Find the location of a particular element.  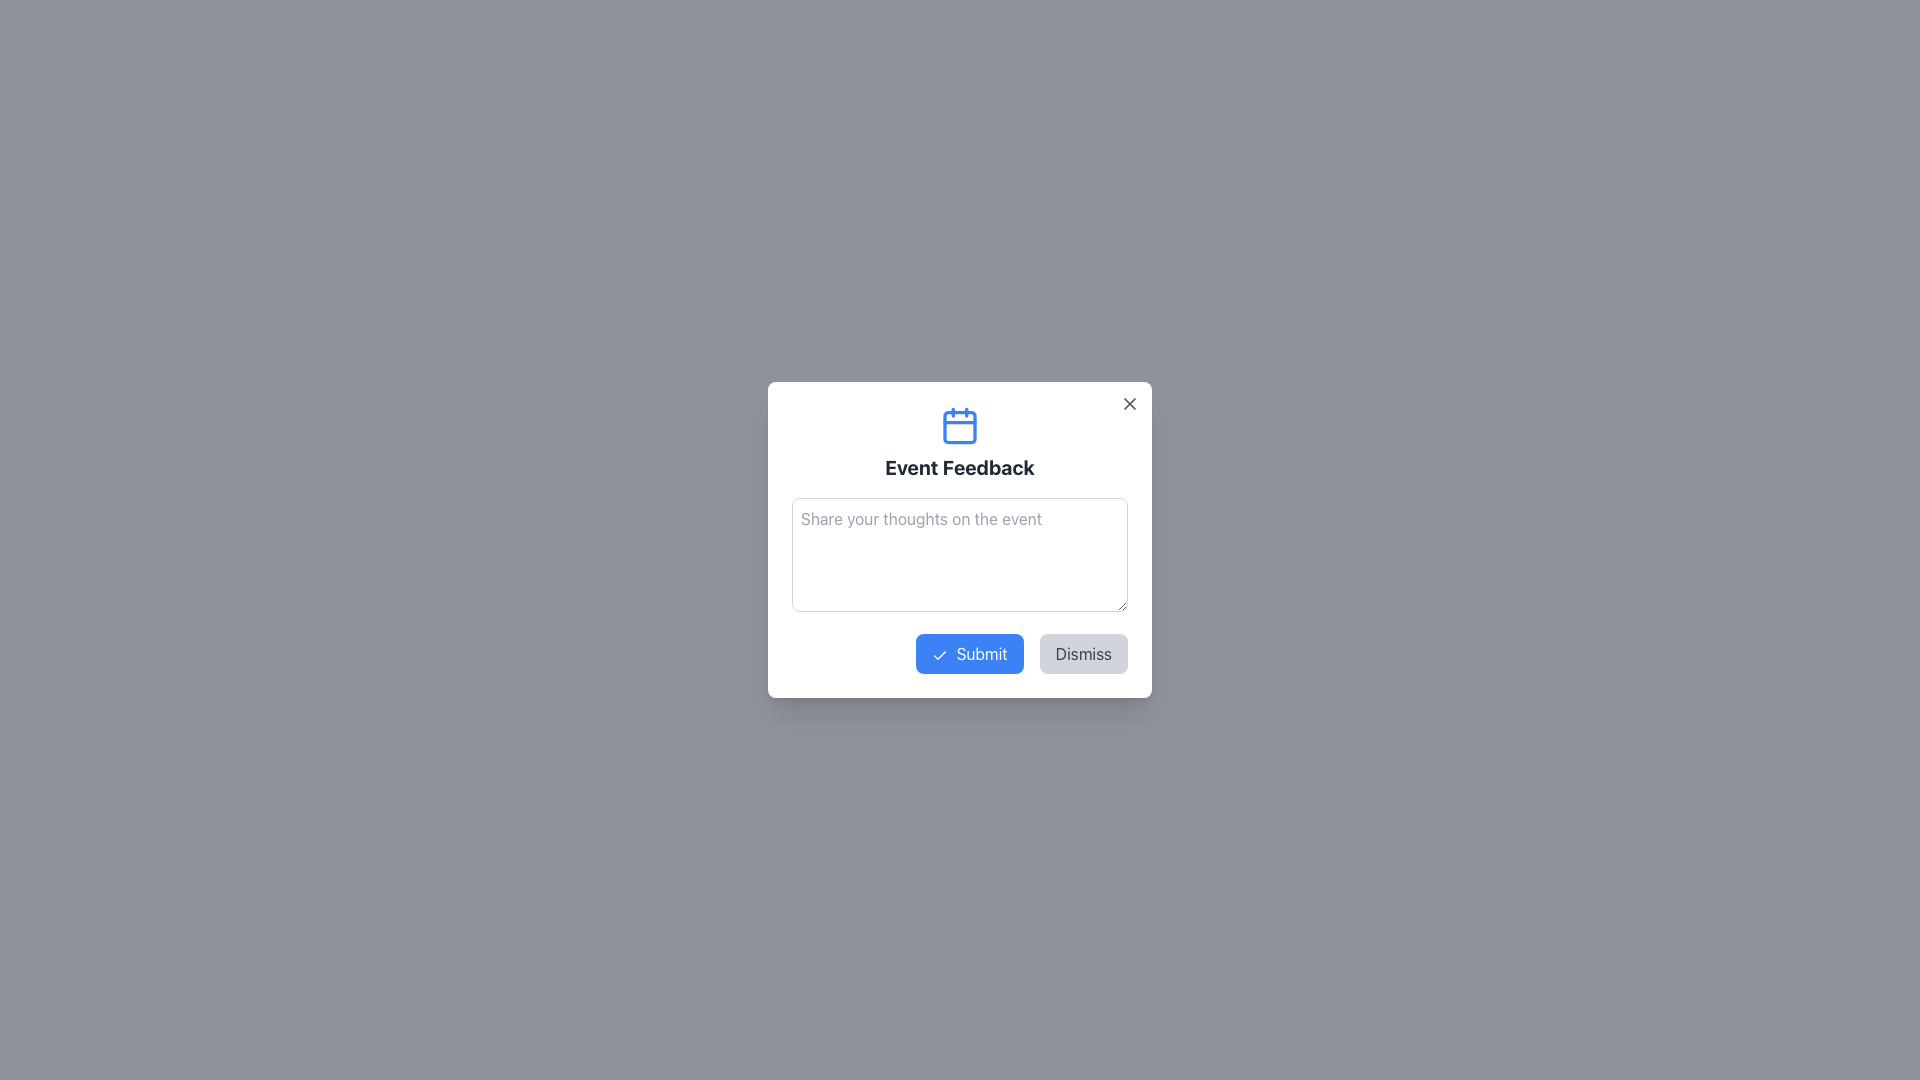

the bold header text labeled 'Event Feedback' that is centrally aligned within a white modal on a gray background is located at coordinates (960, 467).